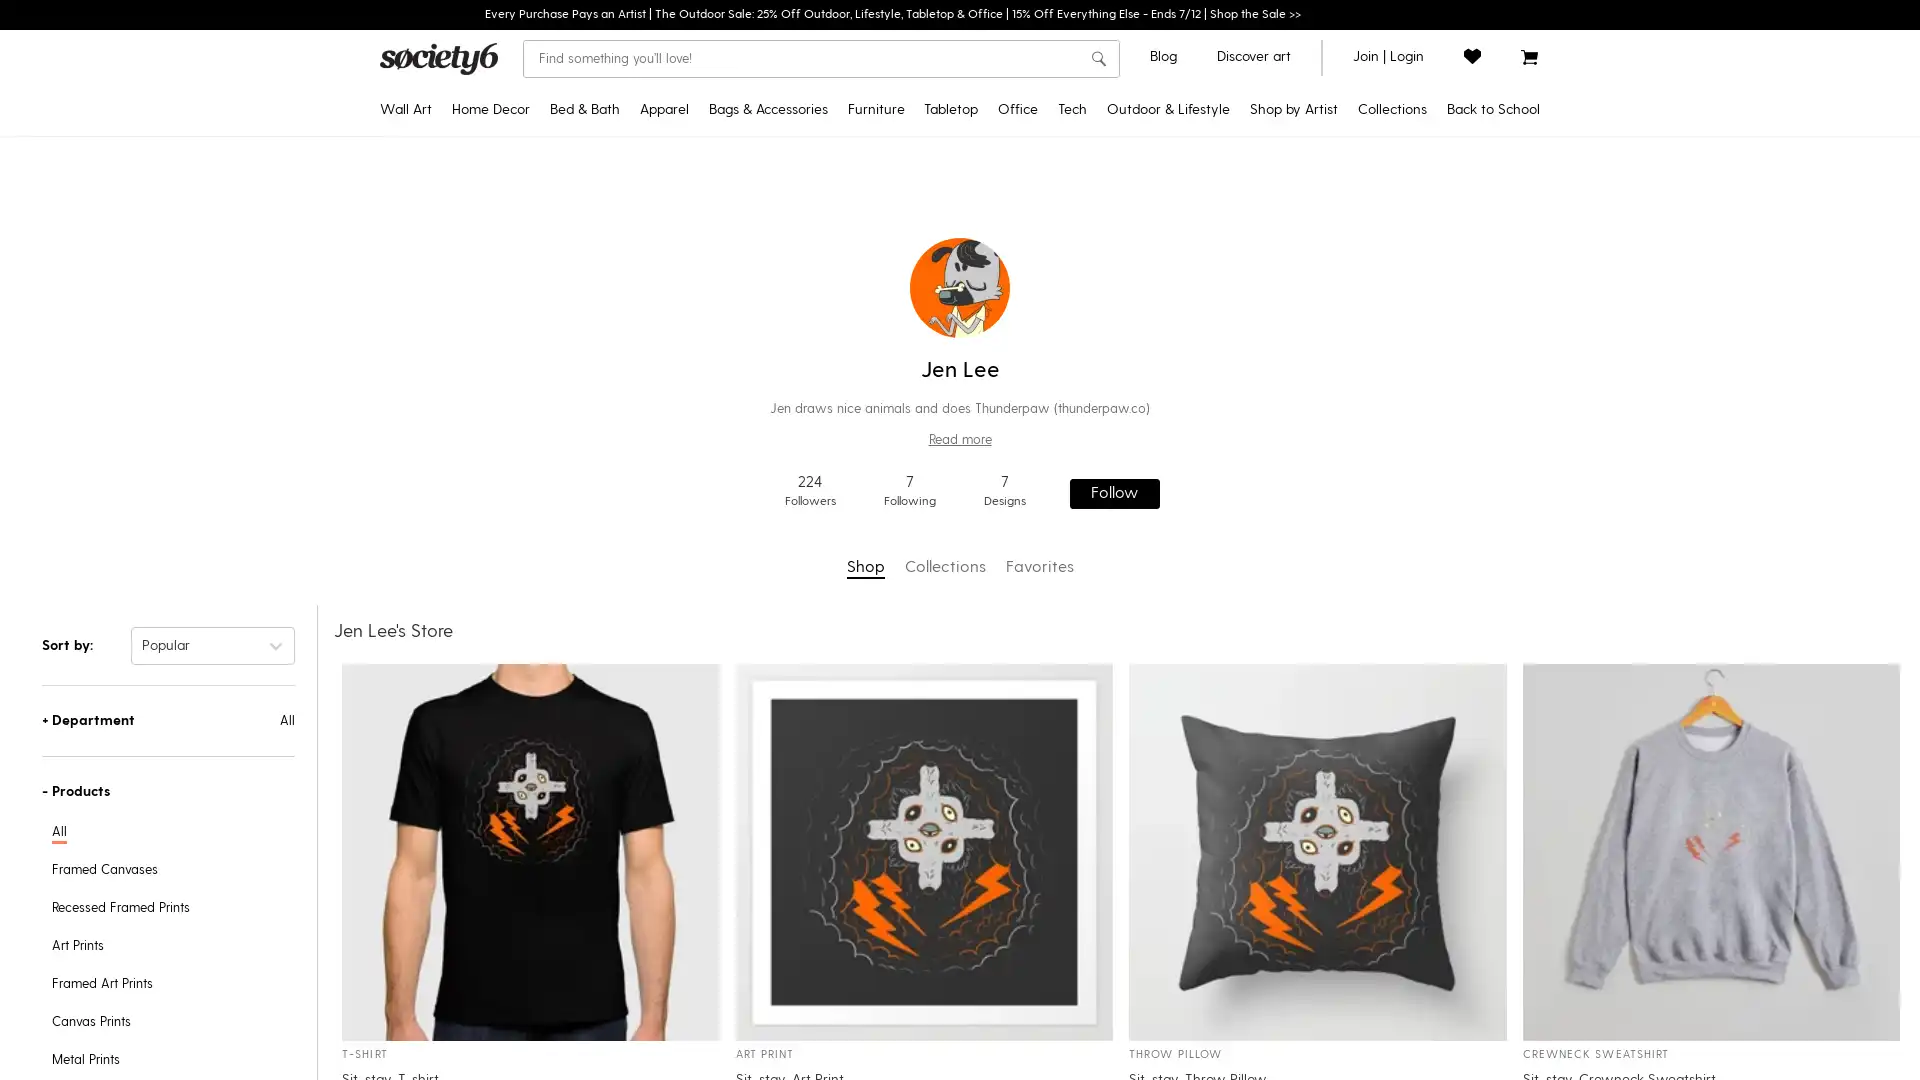 This screenshot has width=1920, height=1080. What do you see at coordinates (470, 224) in the screenshot?
I see `Recessed Framed Prints` at bounding box center [470, 224].